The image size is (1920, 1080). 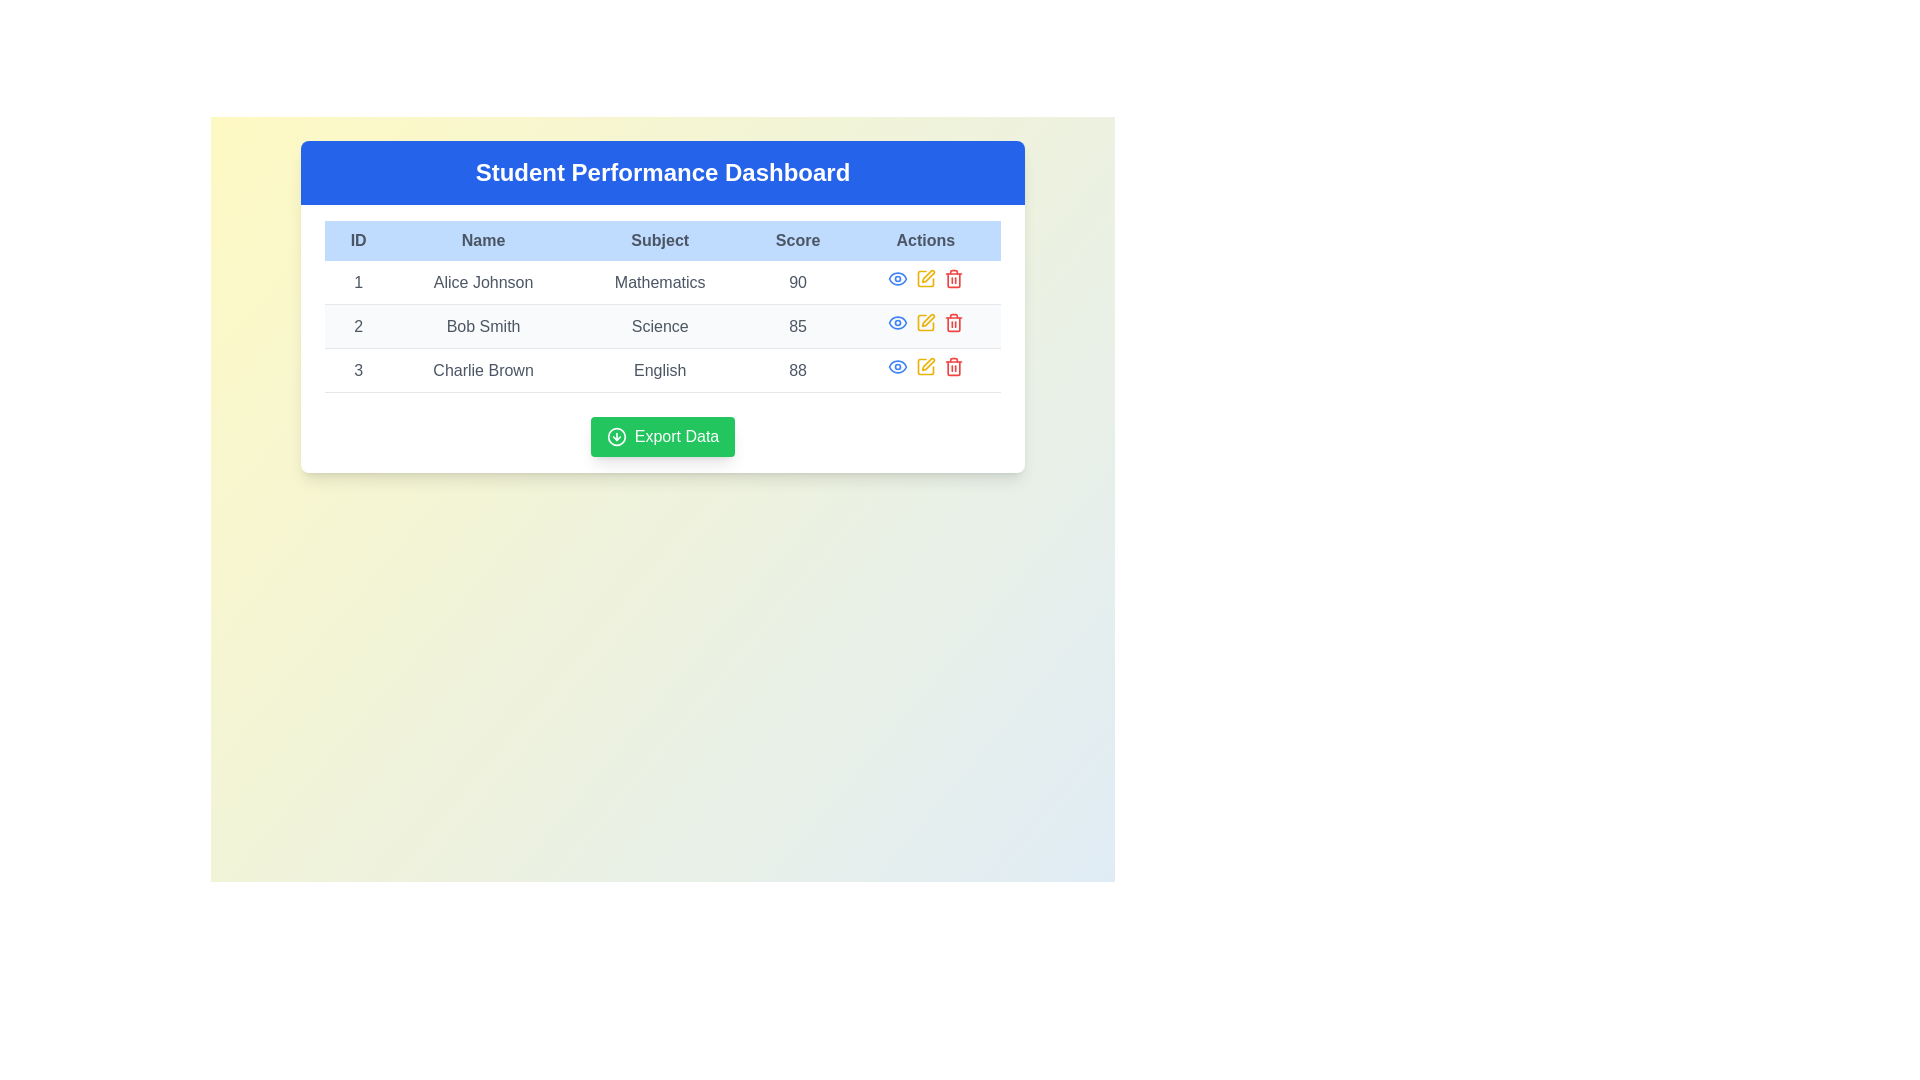 What do you see at coordinates (483, 325) in the screenshot?
I see `text label displaying the name 'Bob Smith' located in the second row of the table under the 'Name' column` at bounding box center [483, 325].